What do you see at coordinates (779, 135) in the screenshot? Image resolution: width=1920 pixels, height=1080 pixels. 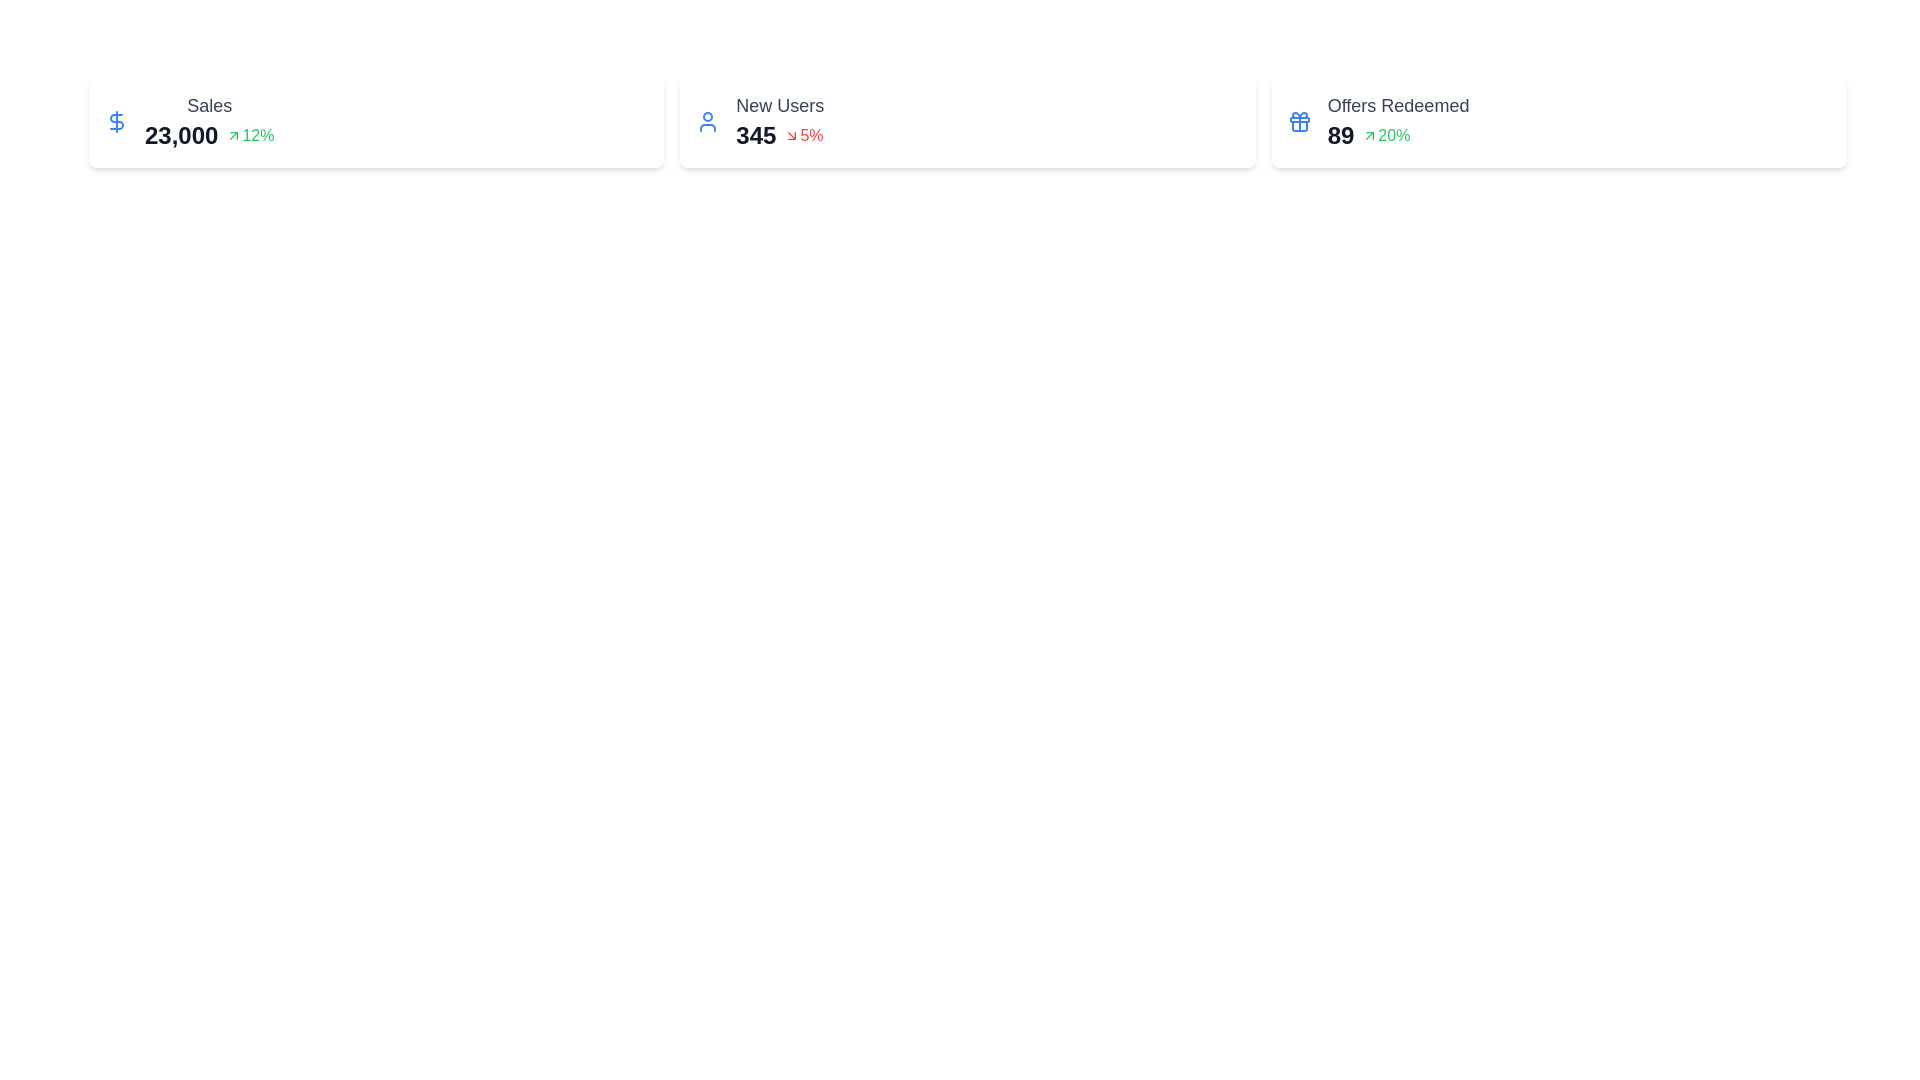 I see `the displayed data on the Stat Display showing '3455%' within the New Users card` at bounding box center [779, 135].